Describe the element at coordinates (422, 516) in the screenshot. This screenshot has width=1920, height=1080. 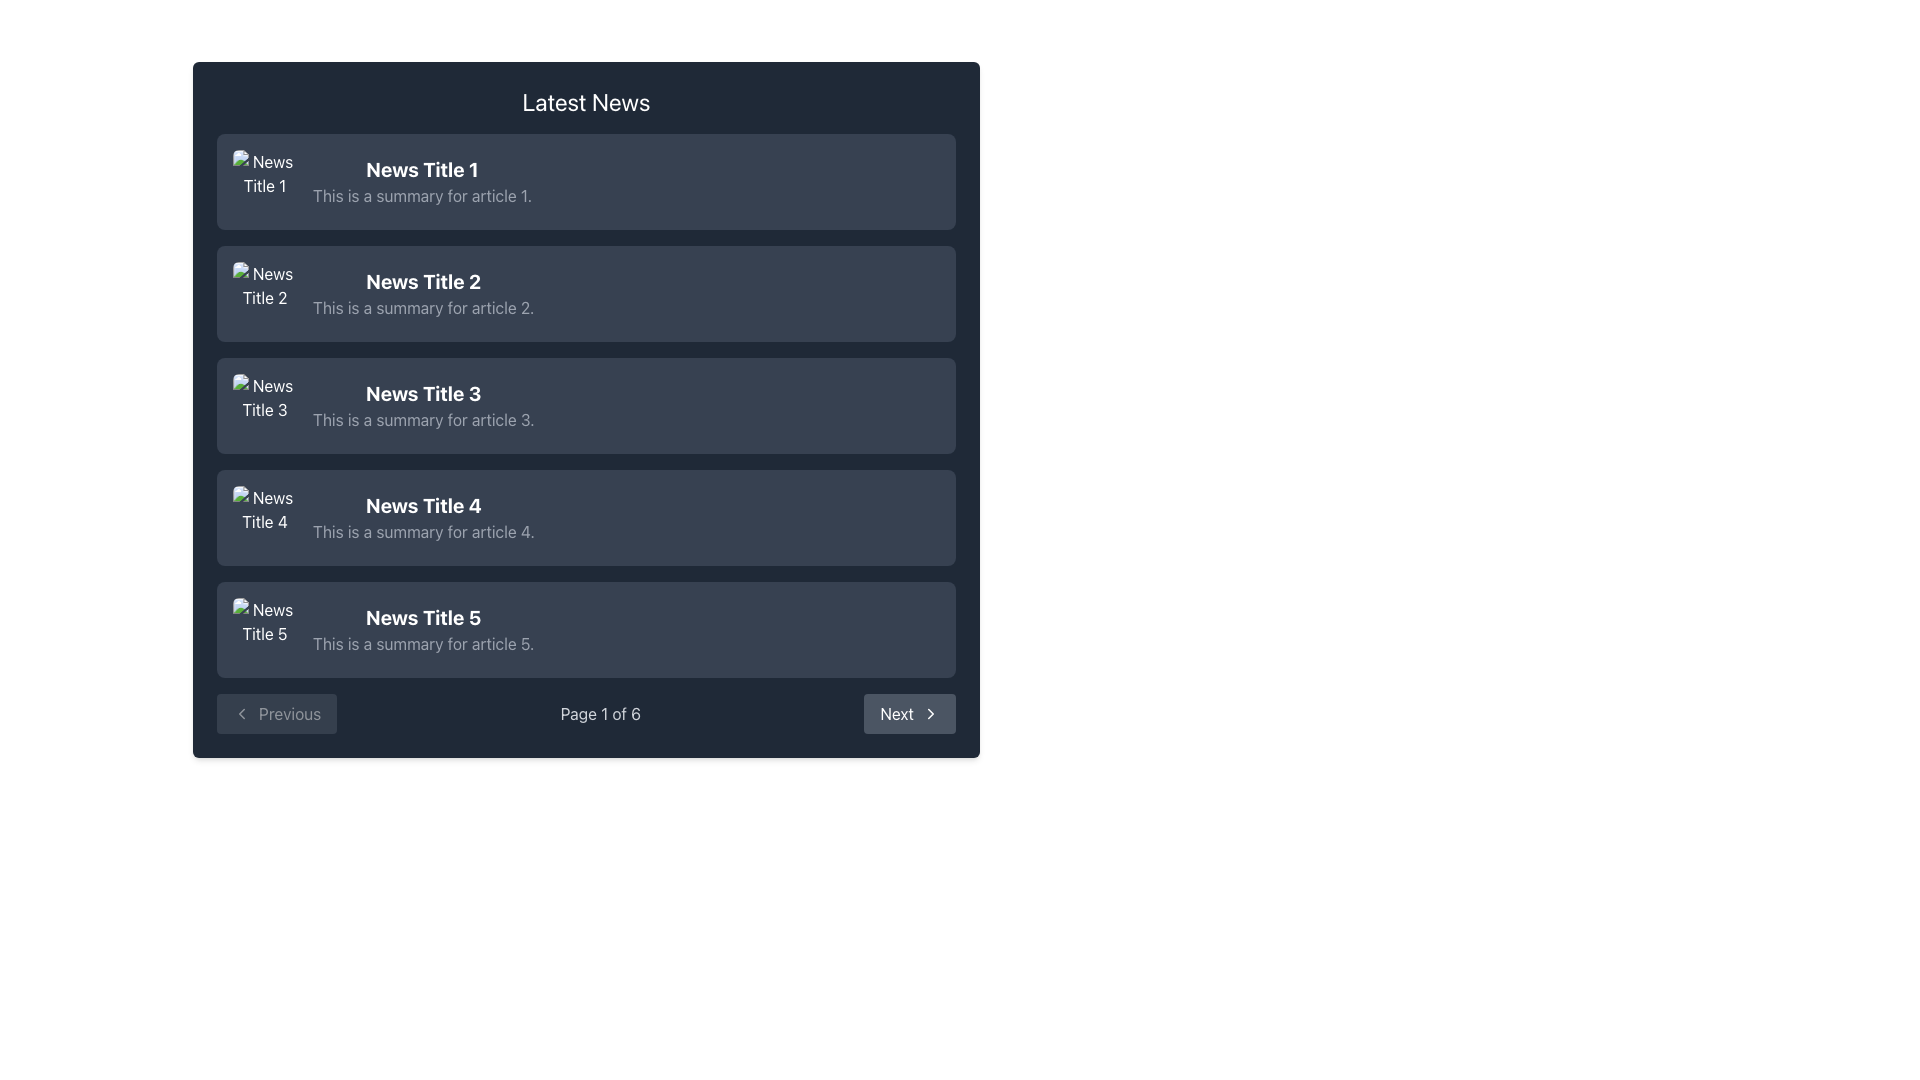
I see `the text of the fourth article in the list, which has the title 'News Title 4' and the description 'This is a summary for article 4.'` at that location.